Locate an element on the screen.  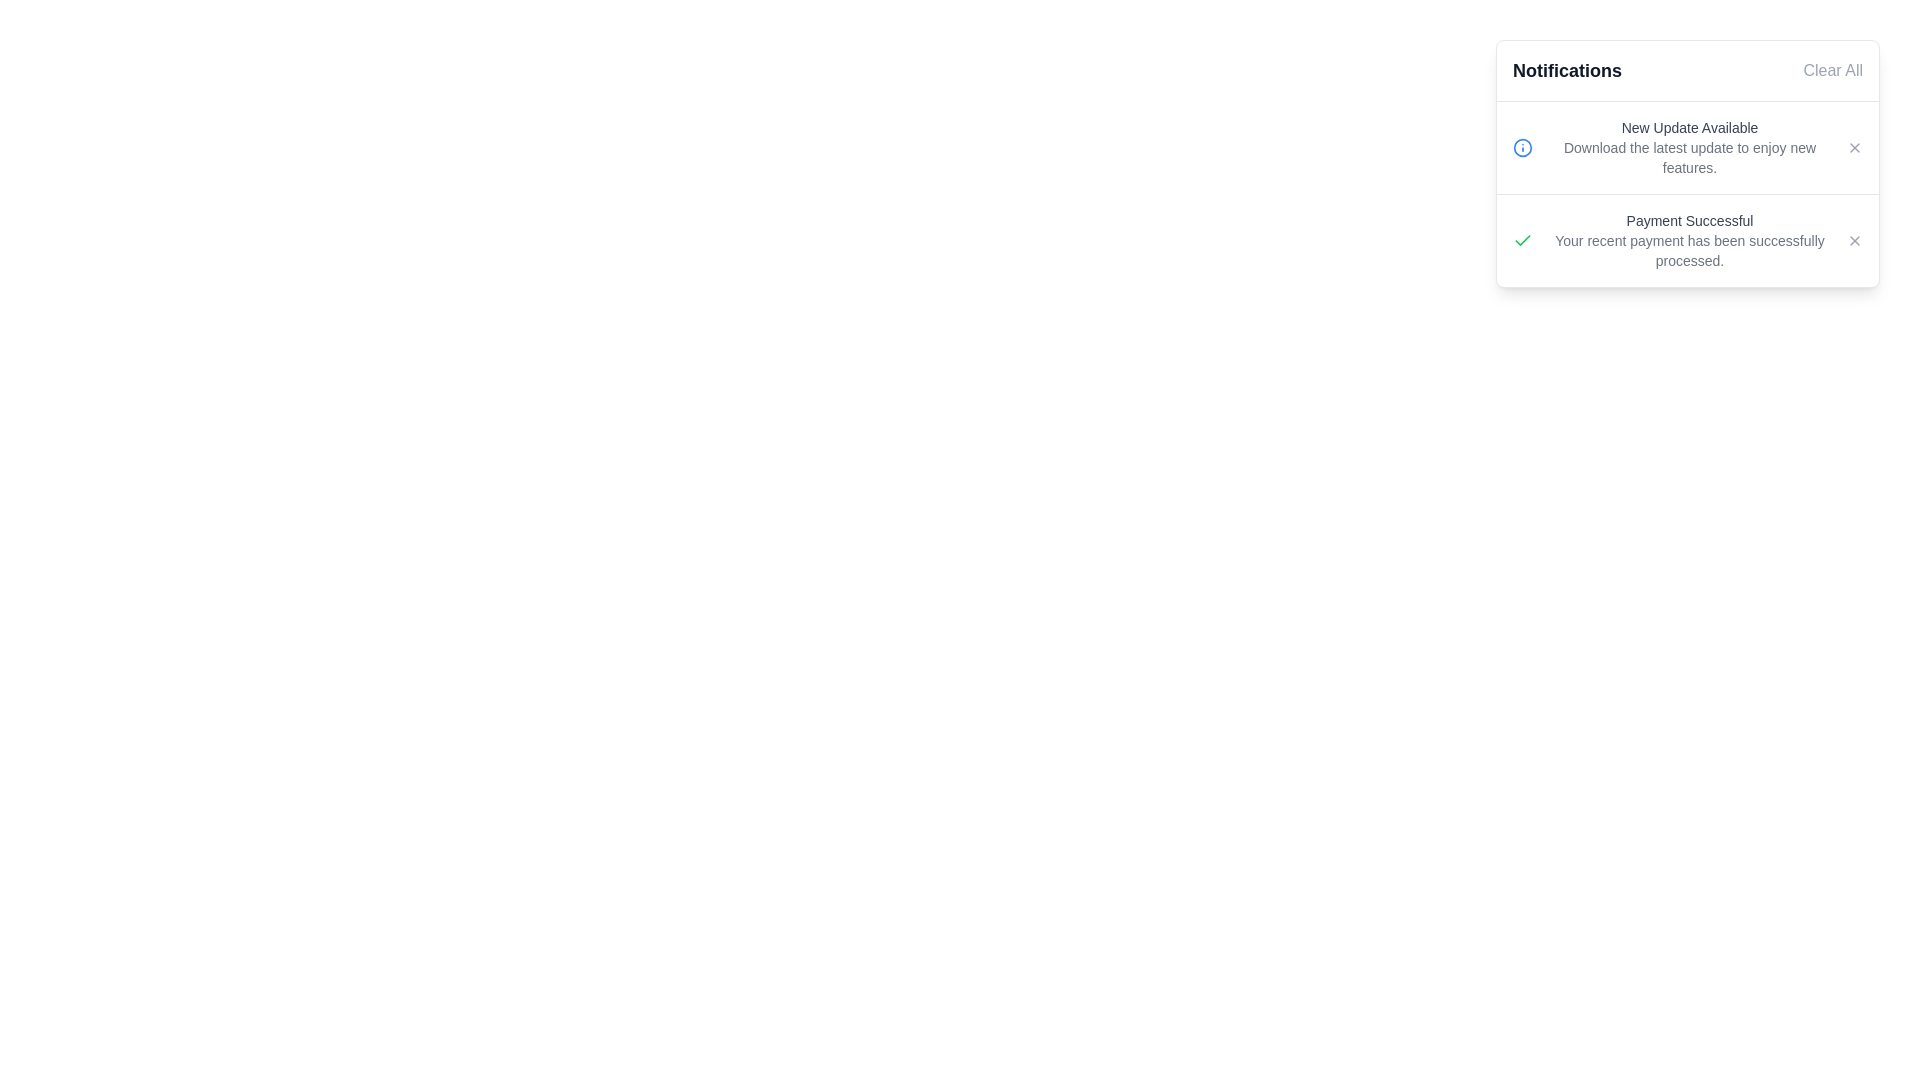
the text block that displays 'New Update Available' to trigger tooltip or other effects is located at coordinates (1688, 146).